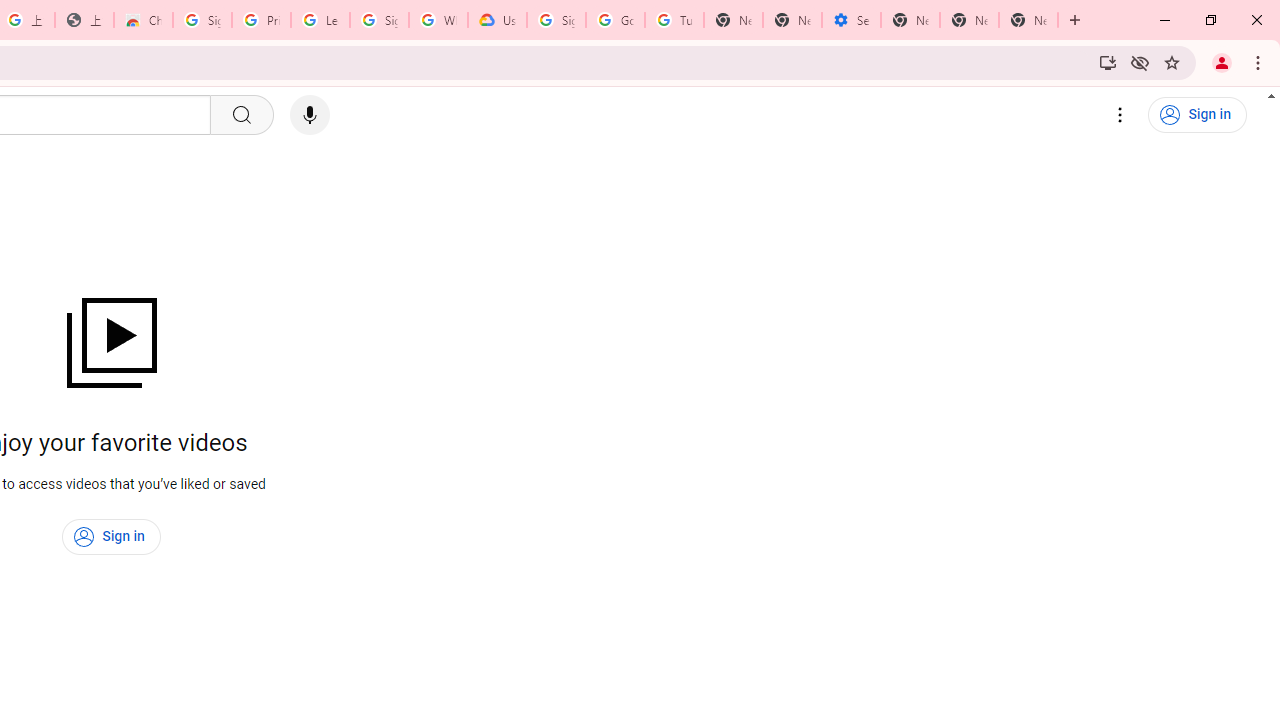 The width and height of the screenshot is (1280, 720). I want to click on 'Chrome Web Store', so click(142, 20).